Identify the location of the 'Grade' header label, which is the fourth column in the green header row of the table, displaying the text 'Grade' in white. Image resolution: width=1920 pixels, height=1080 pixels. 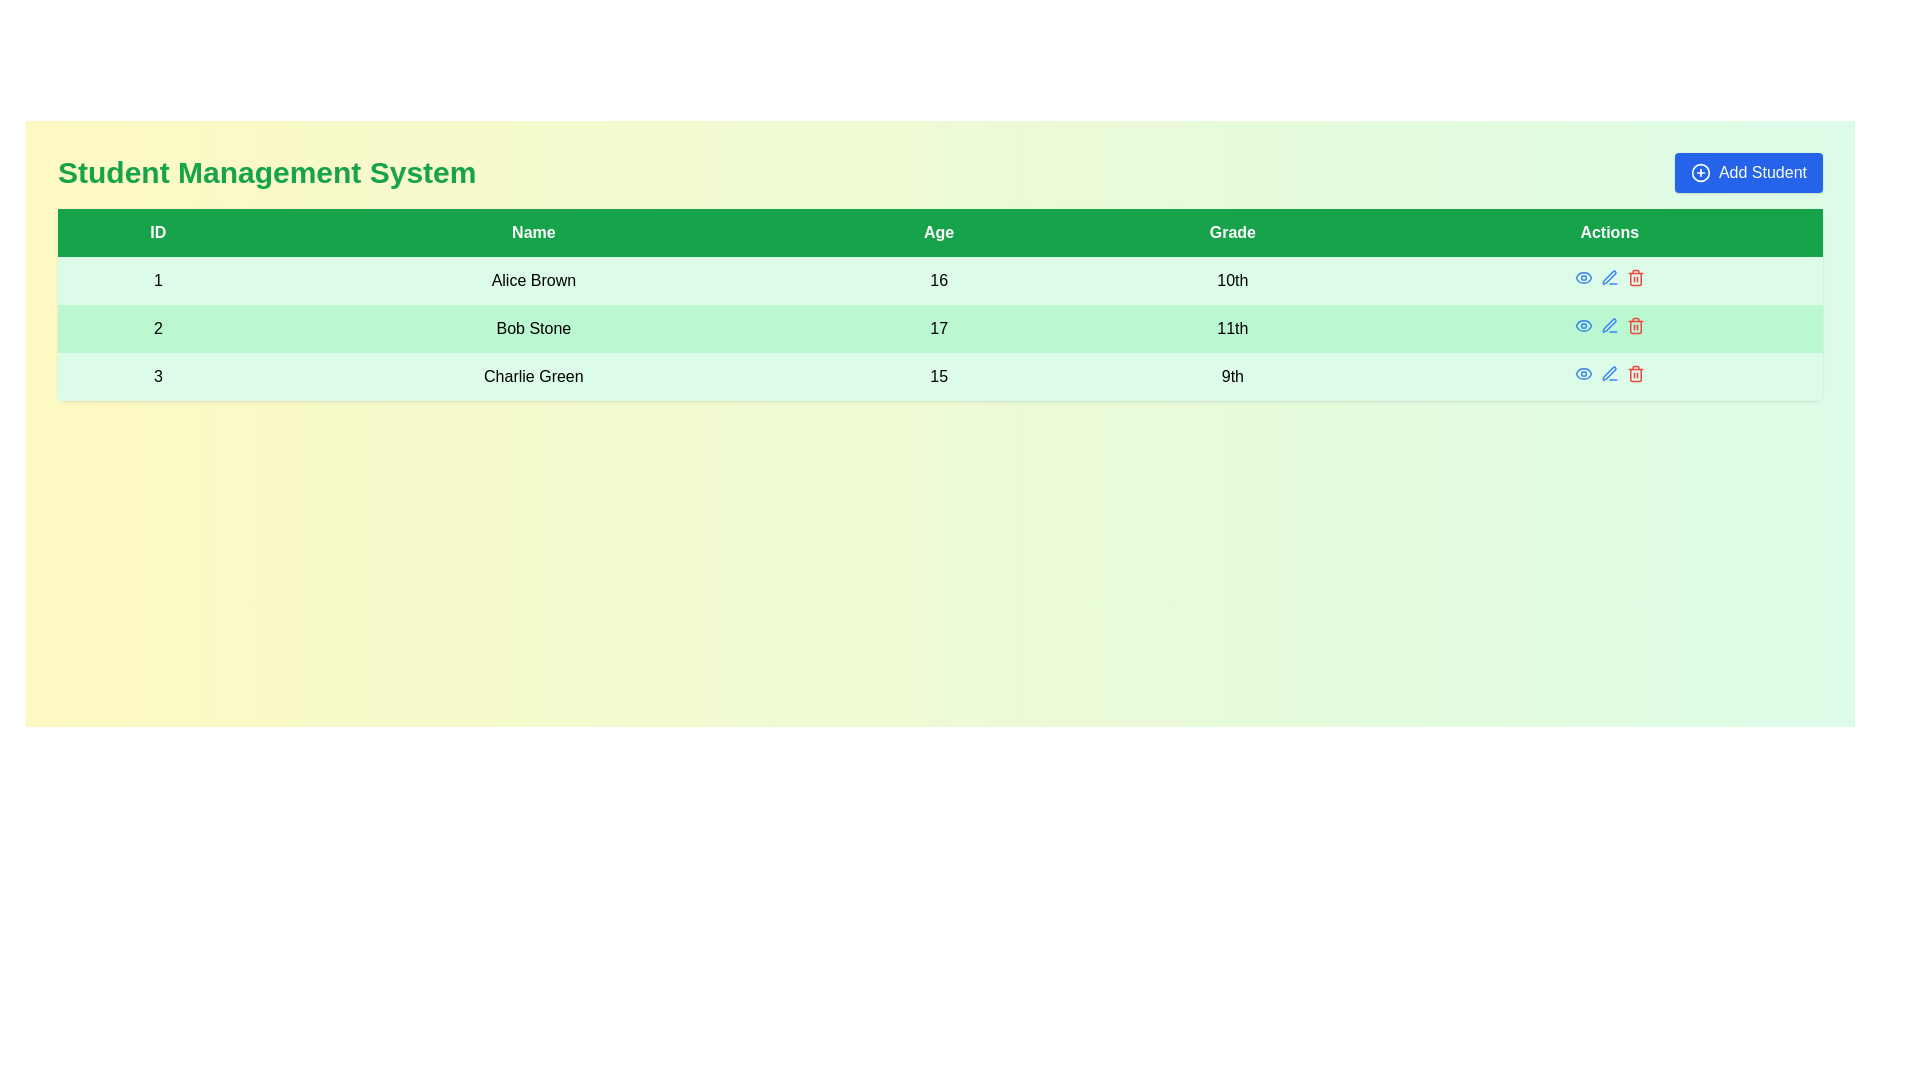
(1231, 231).